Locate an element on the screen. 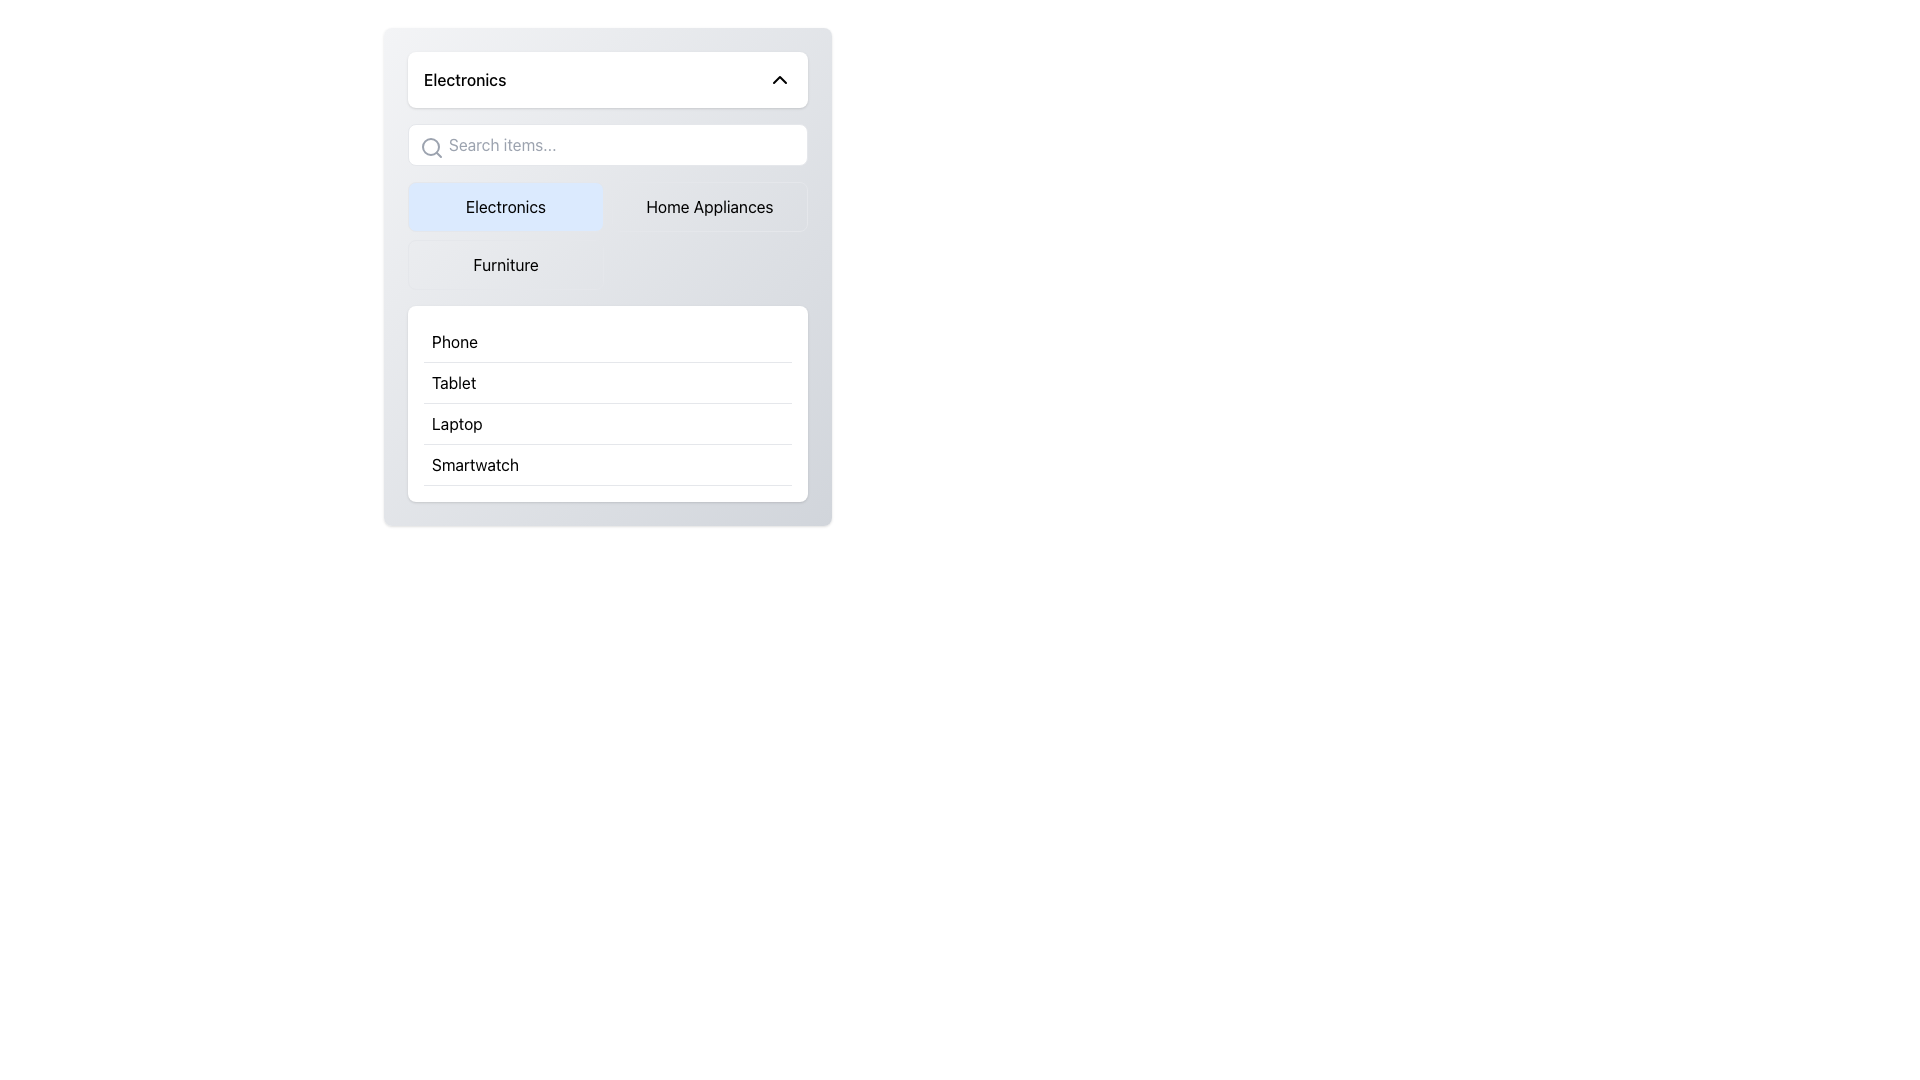  the search icon represented by a magnifying glass with a circular frame and handle, located at the beginning of the search bar is located at coordinates (431, 146).